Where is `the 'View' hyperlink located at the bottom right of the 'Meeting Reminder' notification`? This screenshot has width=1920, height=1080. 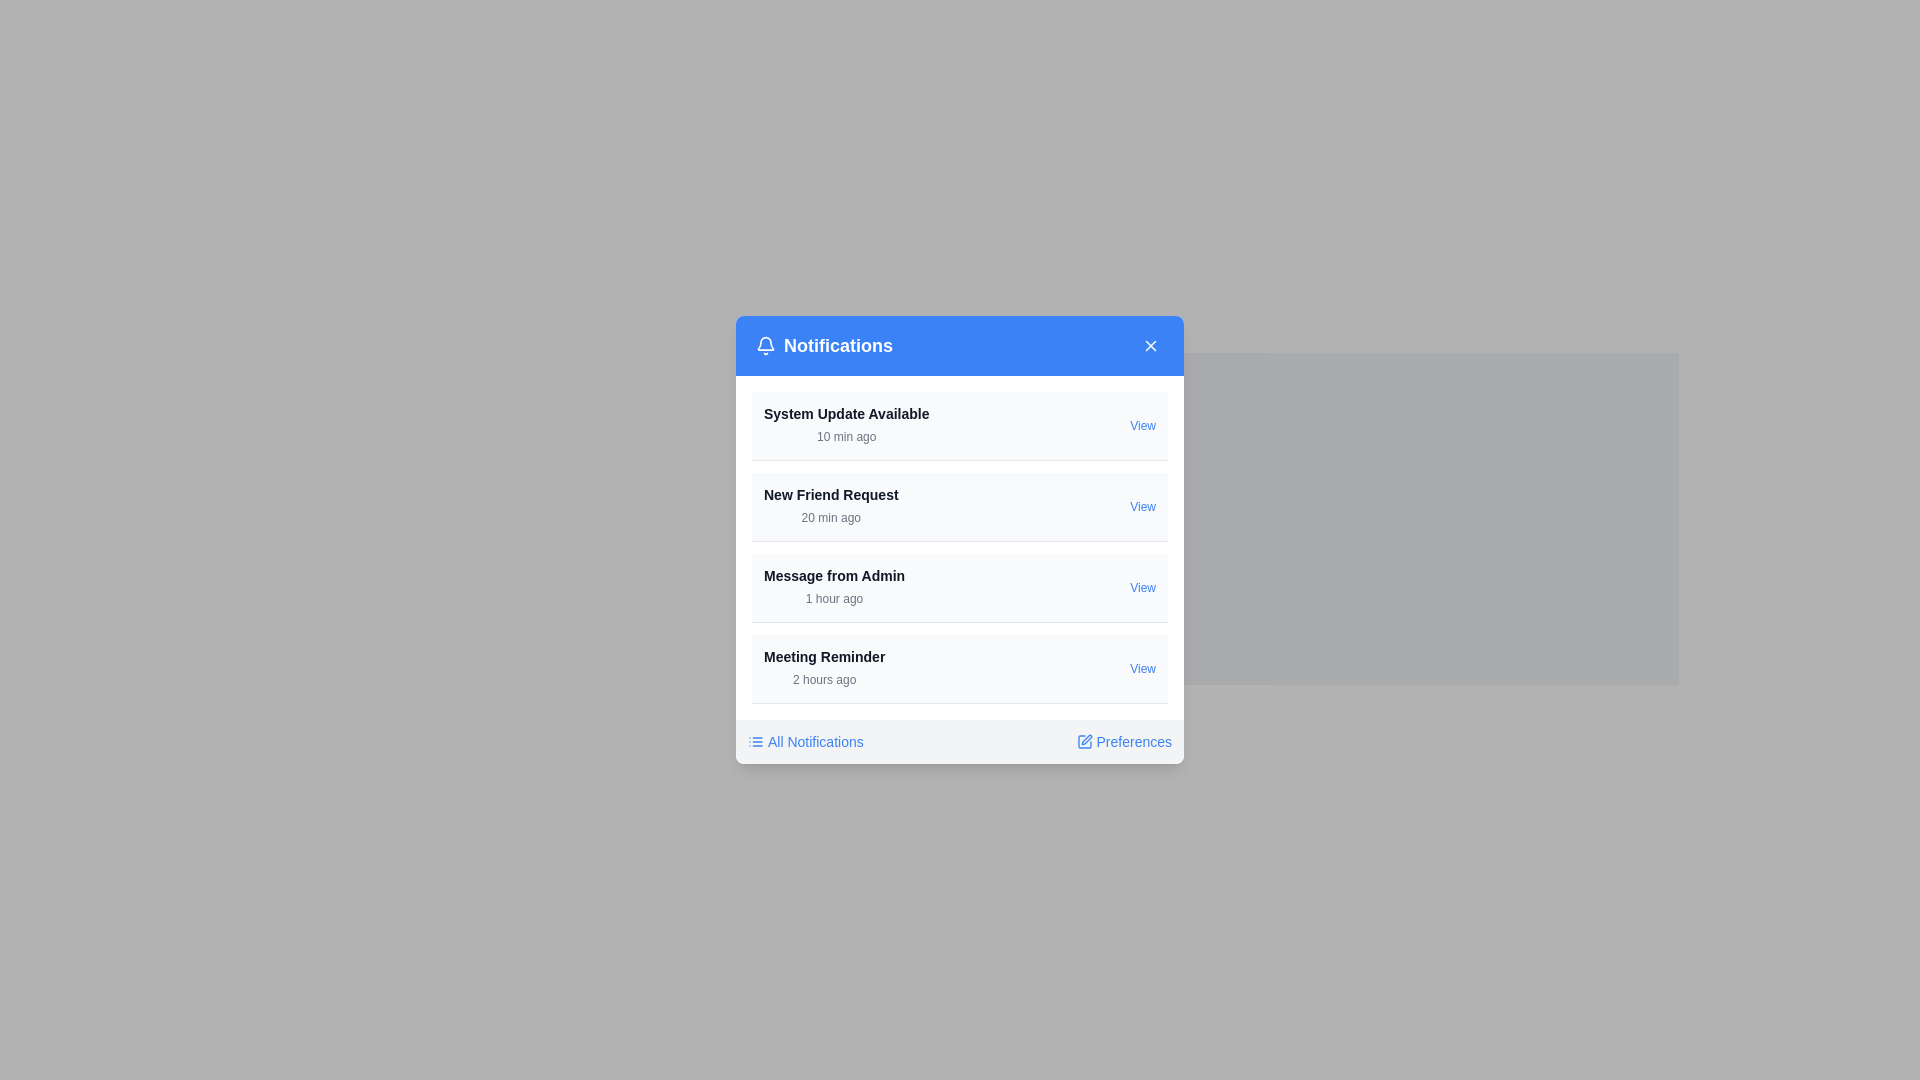 the 'View' hyperlink located at the bottom right of the 'Meeting Reminder' notification is located at coordinates (1143, 668).